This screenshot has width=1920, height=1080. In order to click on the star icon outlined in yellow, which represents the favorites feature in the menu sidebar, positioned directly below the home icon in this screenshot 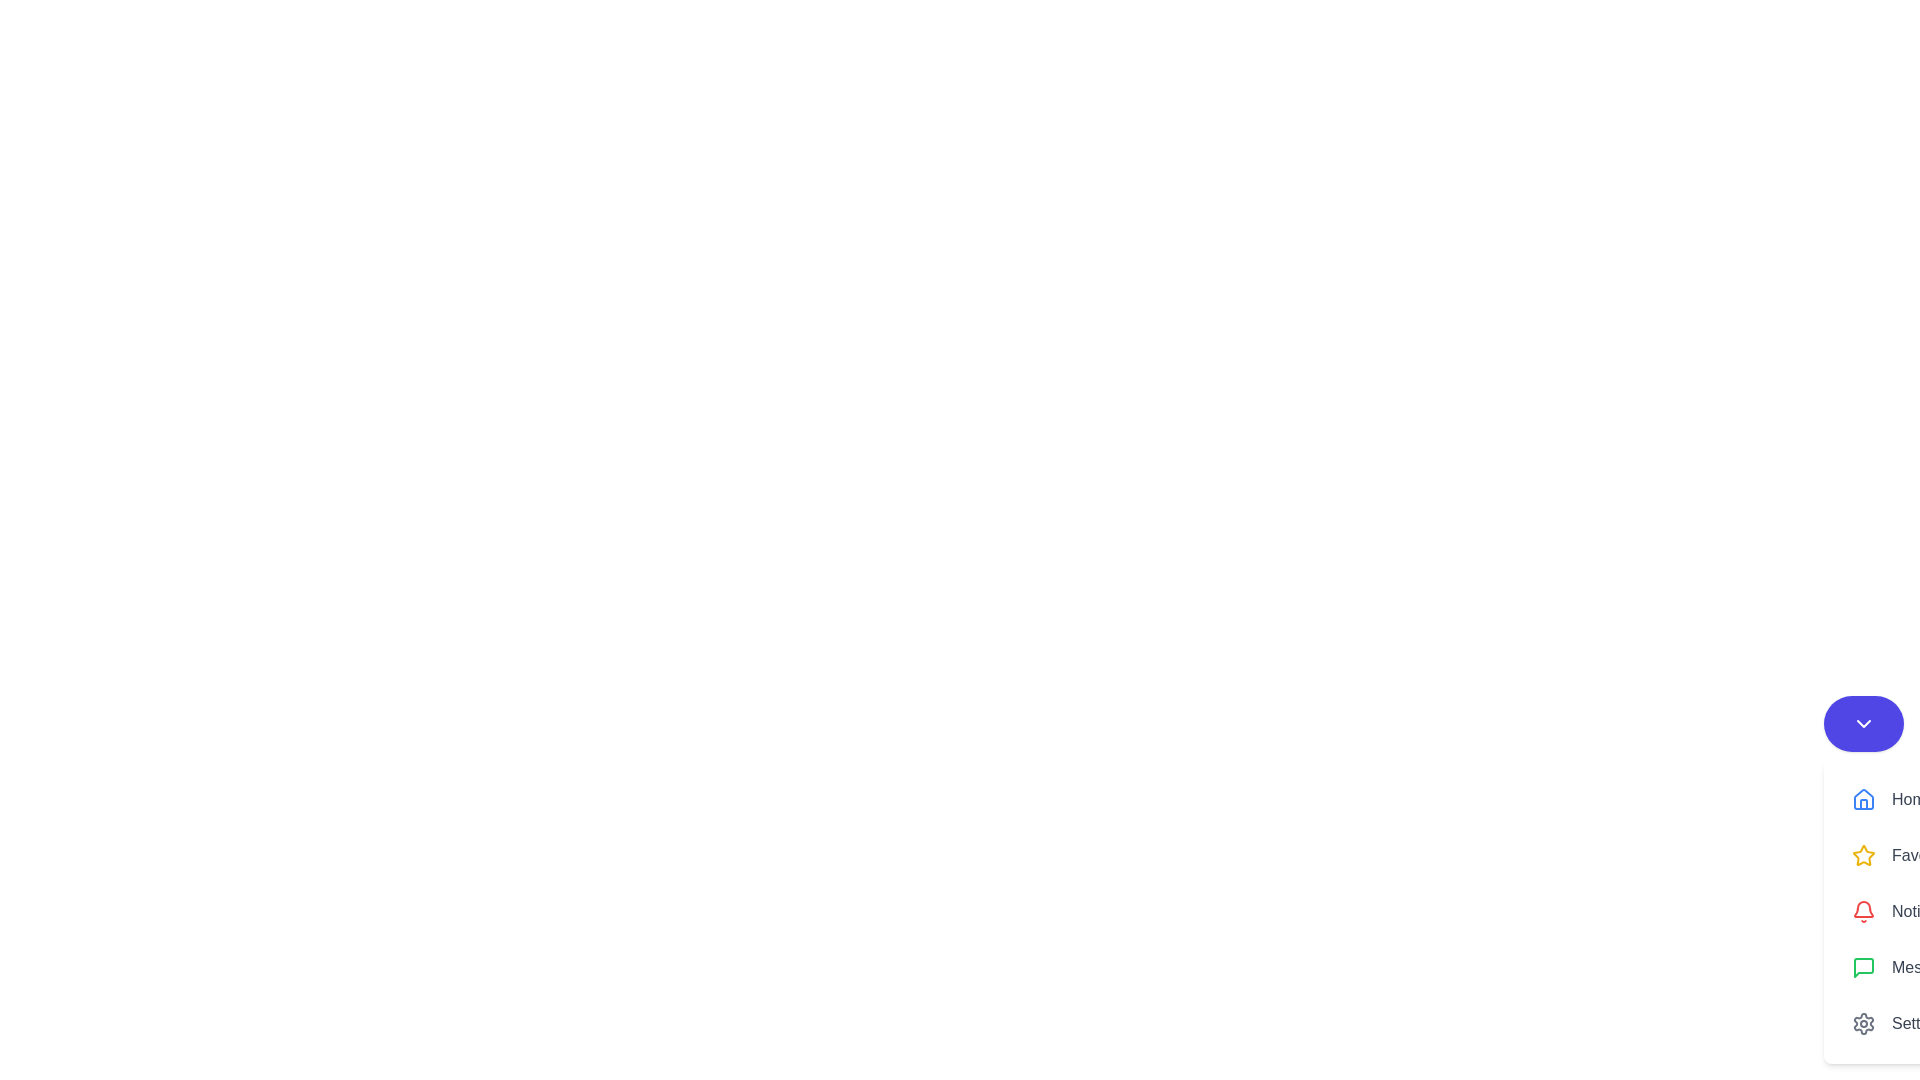, I will do `click(1862, 855)`.